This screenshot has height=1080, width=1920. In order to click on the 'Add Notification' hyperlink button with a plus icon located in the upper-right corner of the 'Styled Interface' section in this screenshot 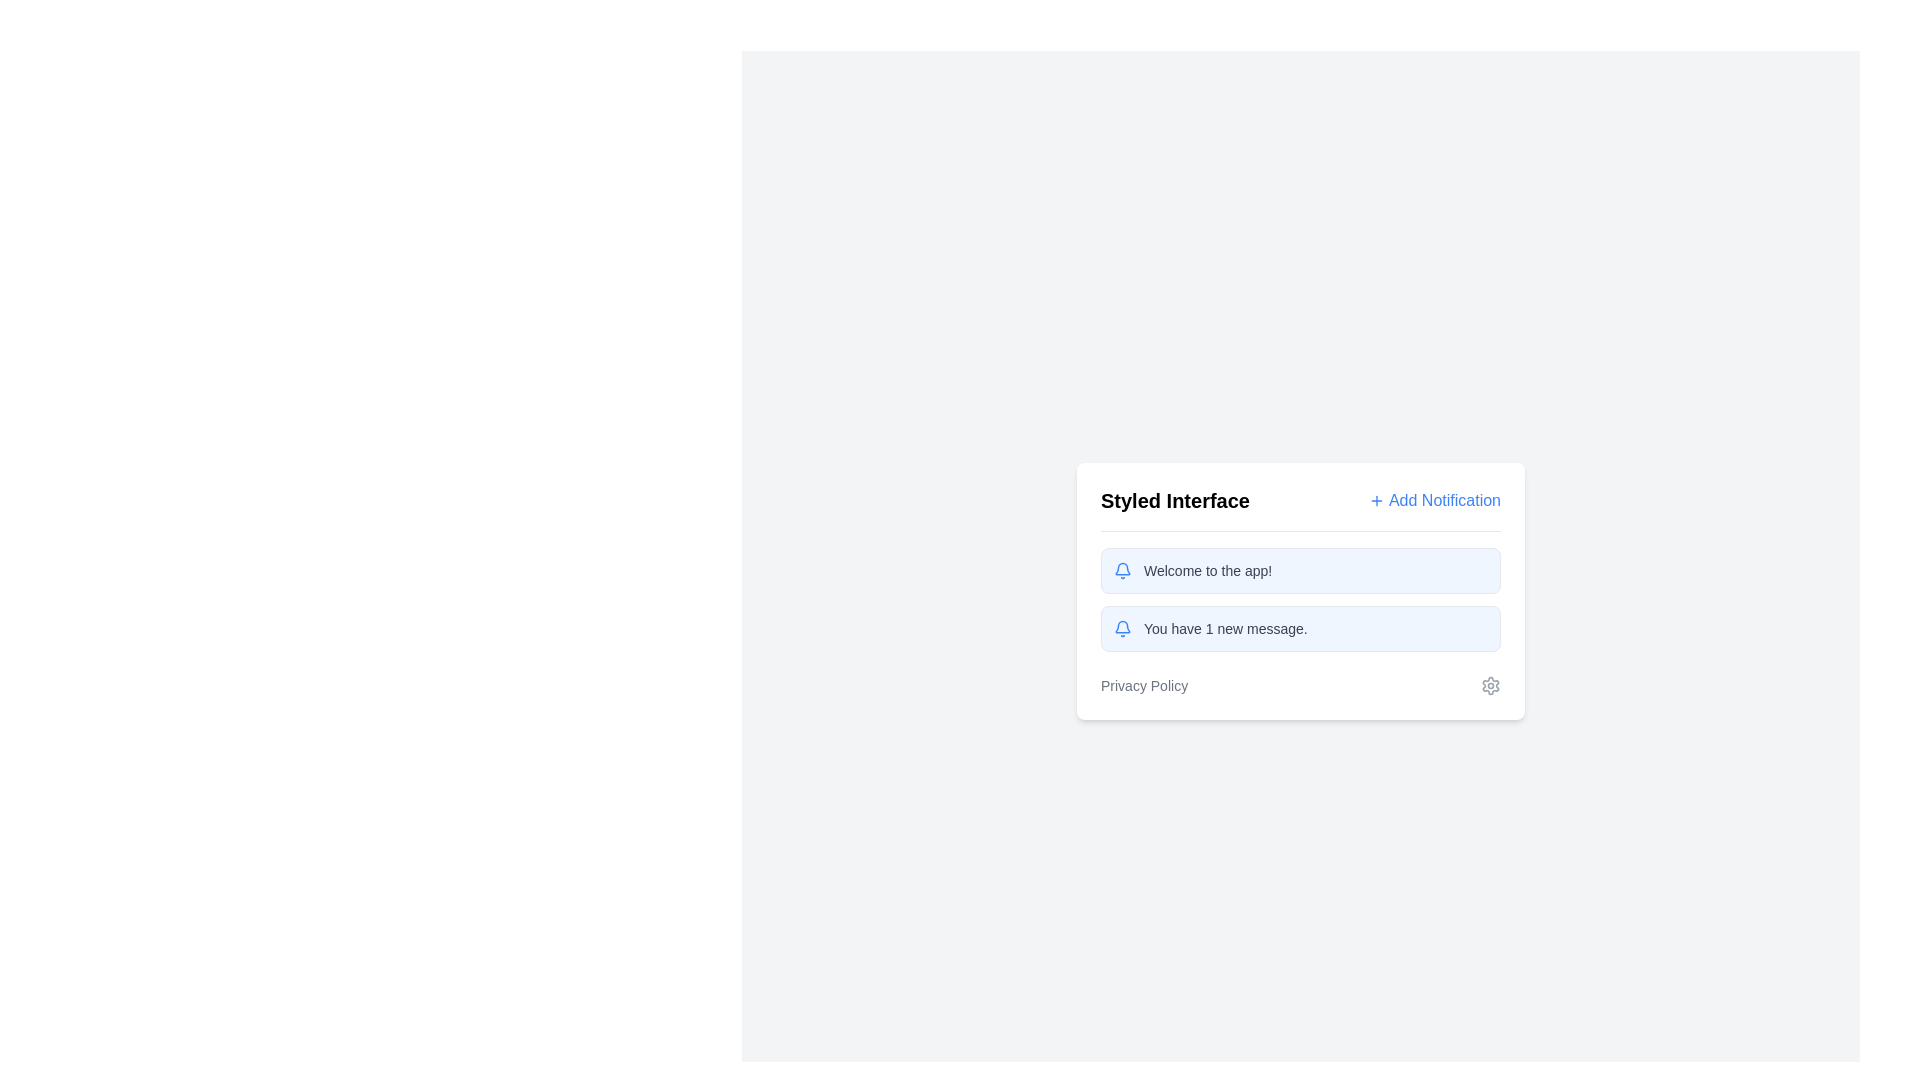, I will do `click(1434, 499)`.